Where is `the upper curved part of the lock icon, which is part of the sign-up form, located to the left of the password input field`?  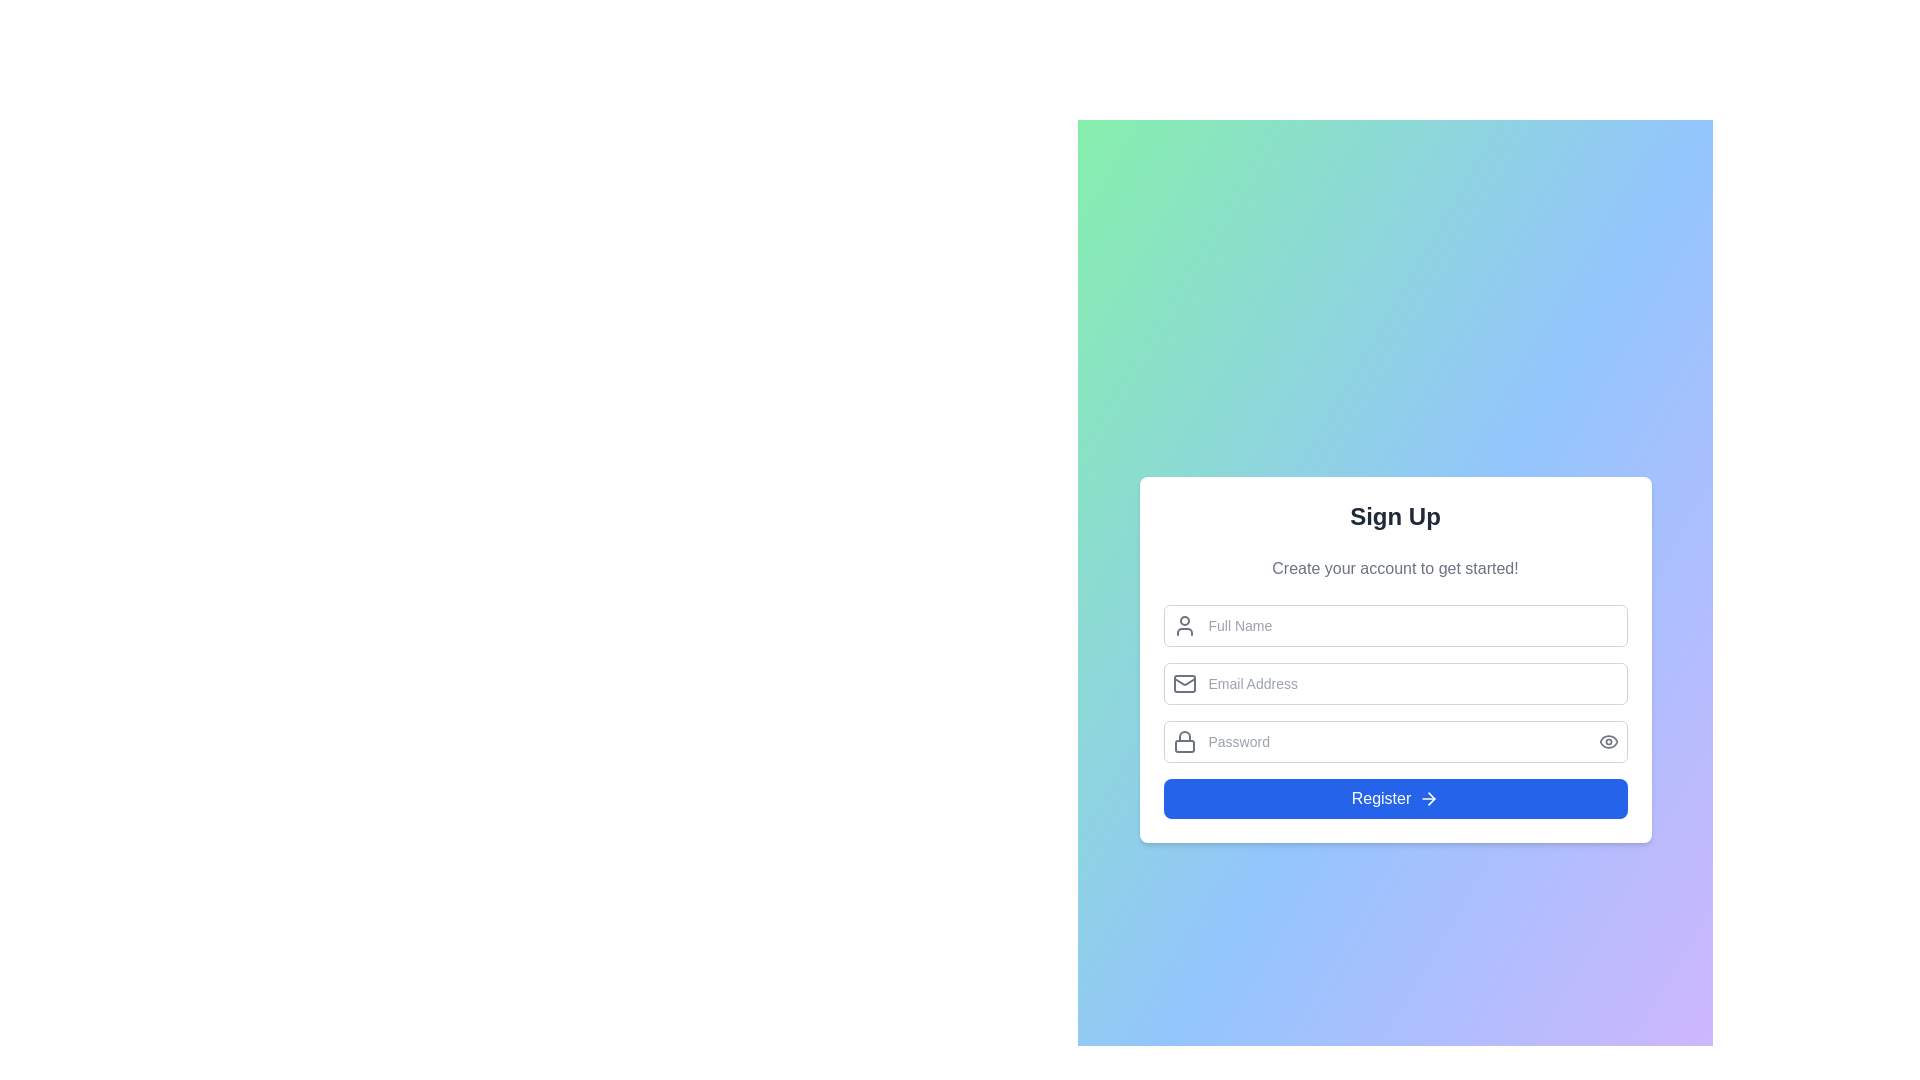 the upper curved part of the lock icon, which is part of the sign-up form, located to the left of the password input field is located at coordinates (1184, 736).